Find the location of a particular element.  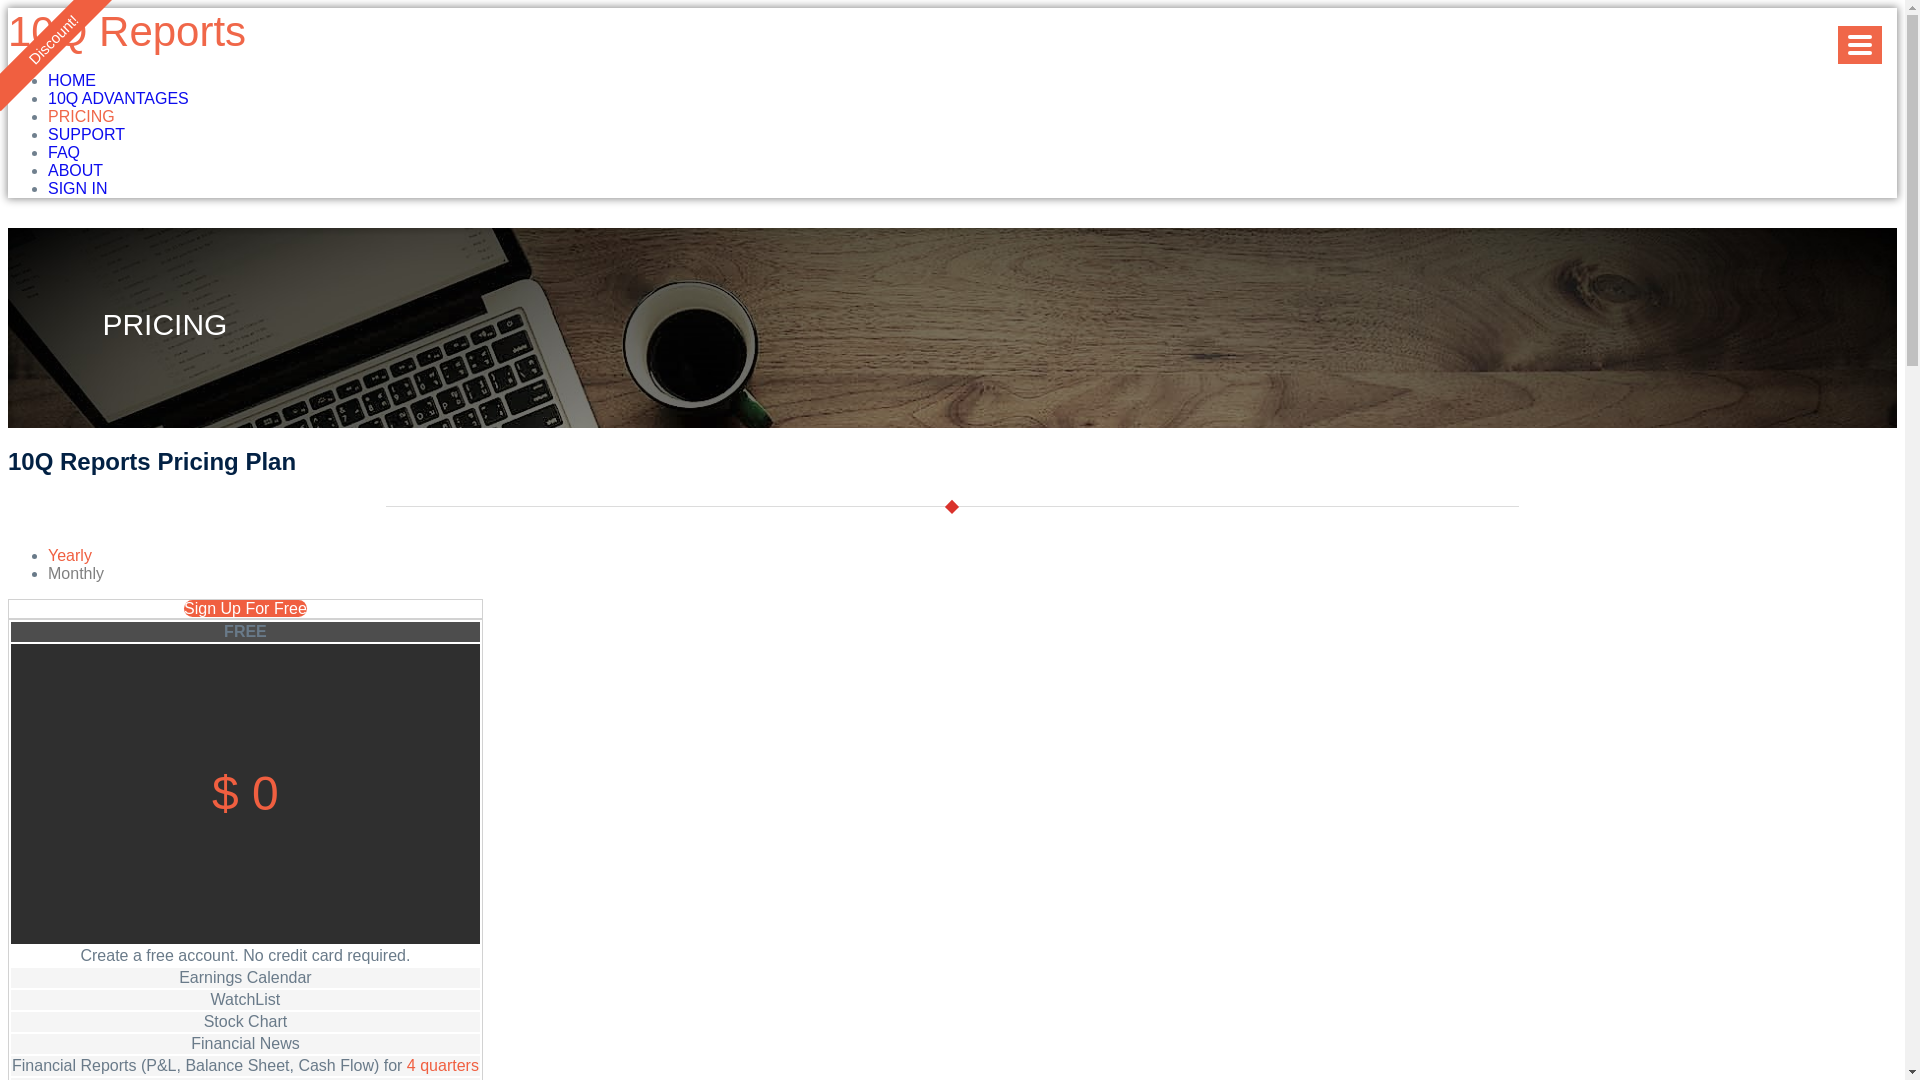

'SUPPORT' is located at coordinates (85, 134).